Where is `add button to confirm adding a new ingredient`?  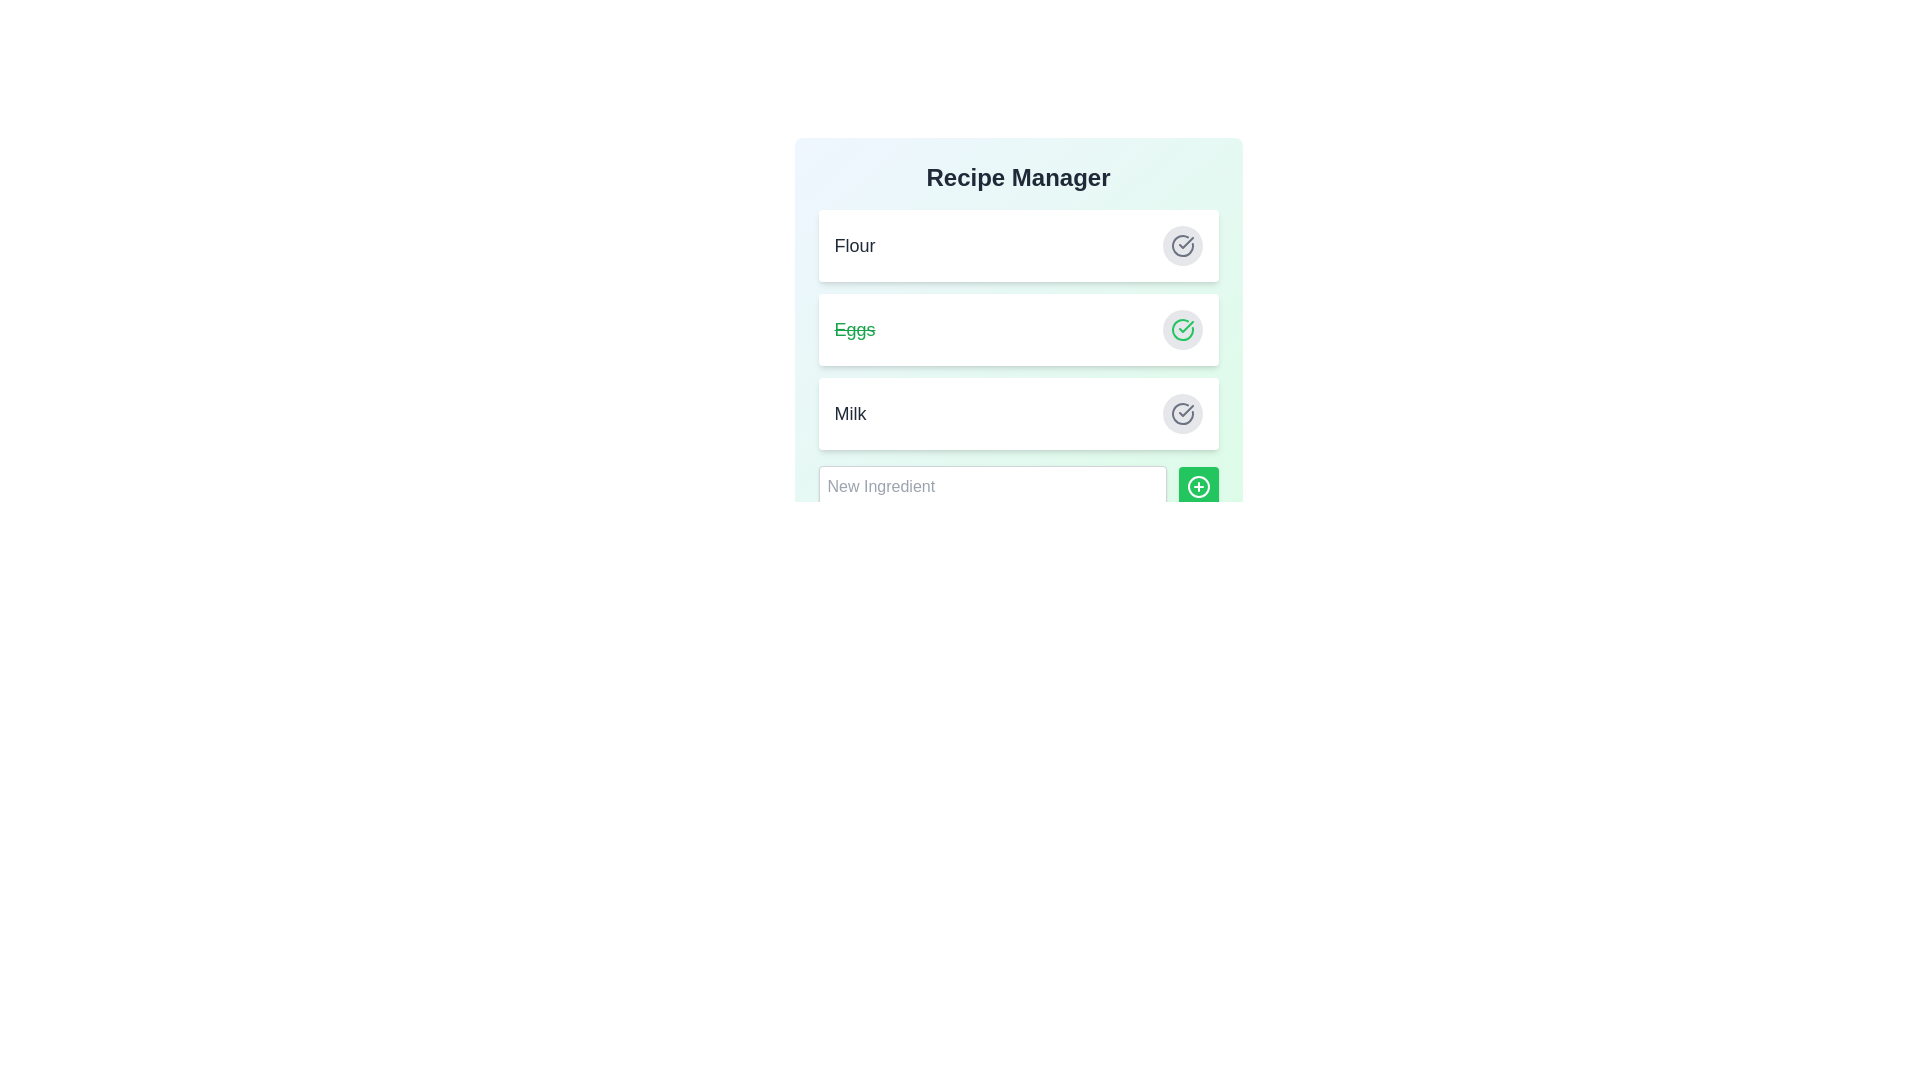
add button to confirm adding a new ingredient is located at coordinates (1198, 486).